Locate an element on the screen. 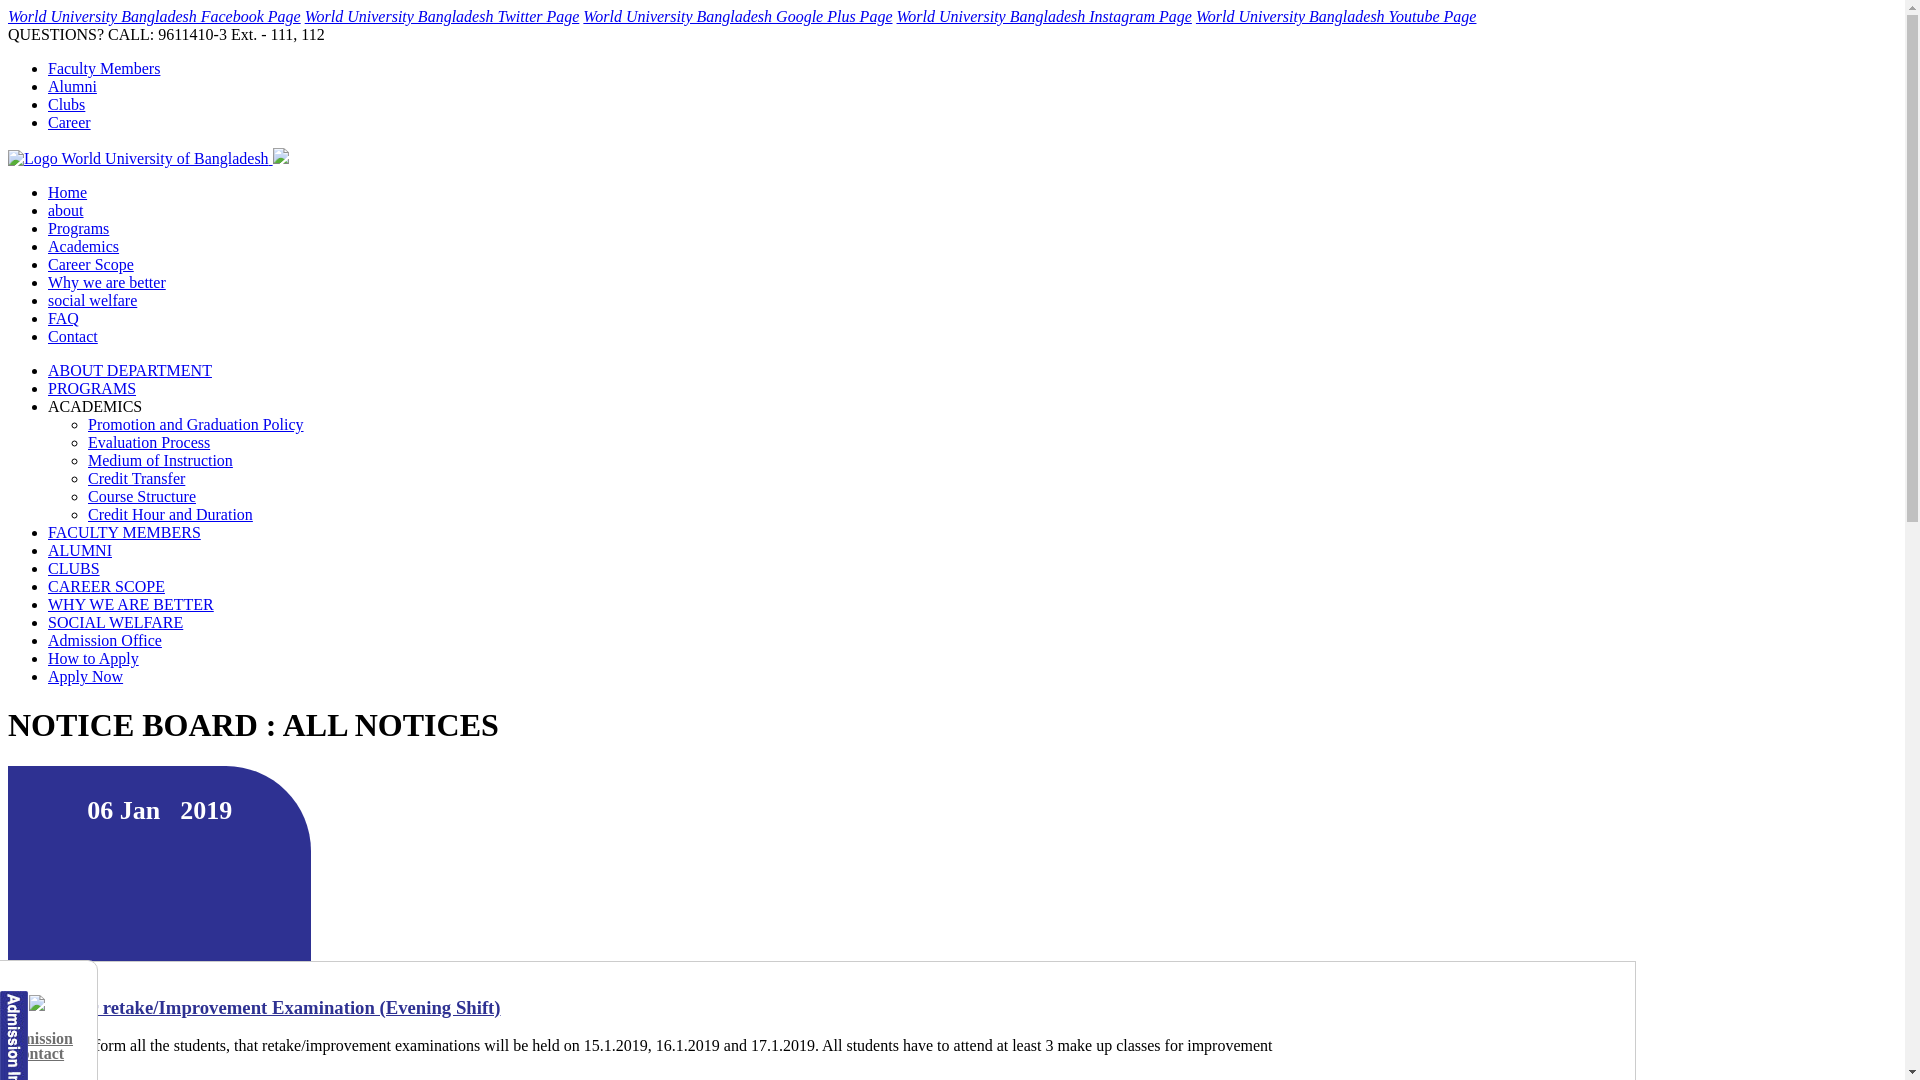 The width and height of the screenshot is (1920, 1080). 'Credit Hour and Duration' is located at coordinates (170, 513).